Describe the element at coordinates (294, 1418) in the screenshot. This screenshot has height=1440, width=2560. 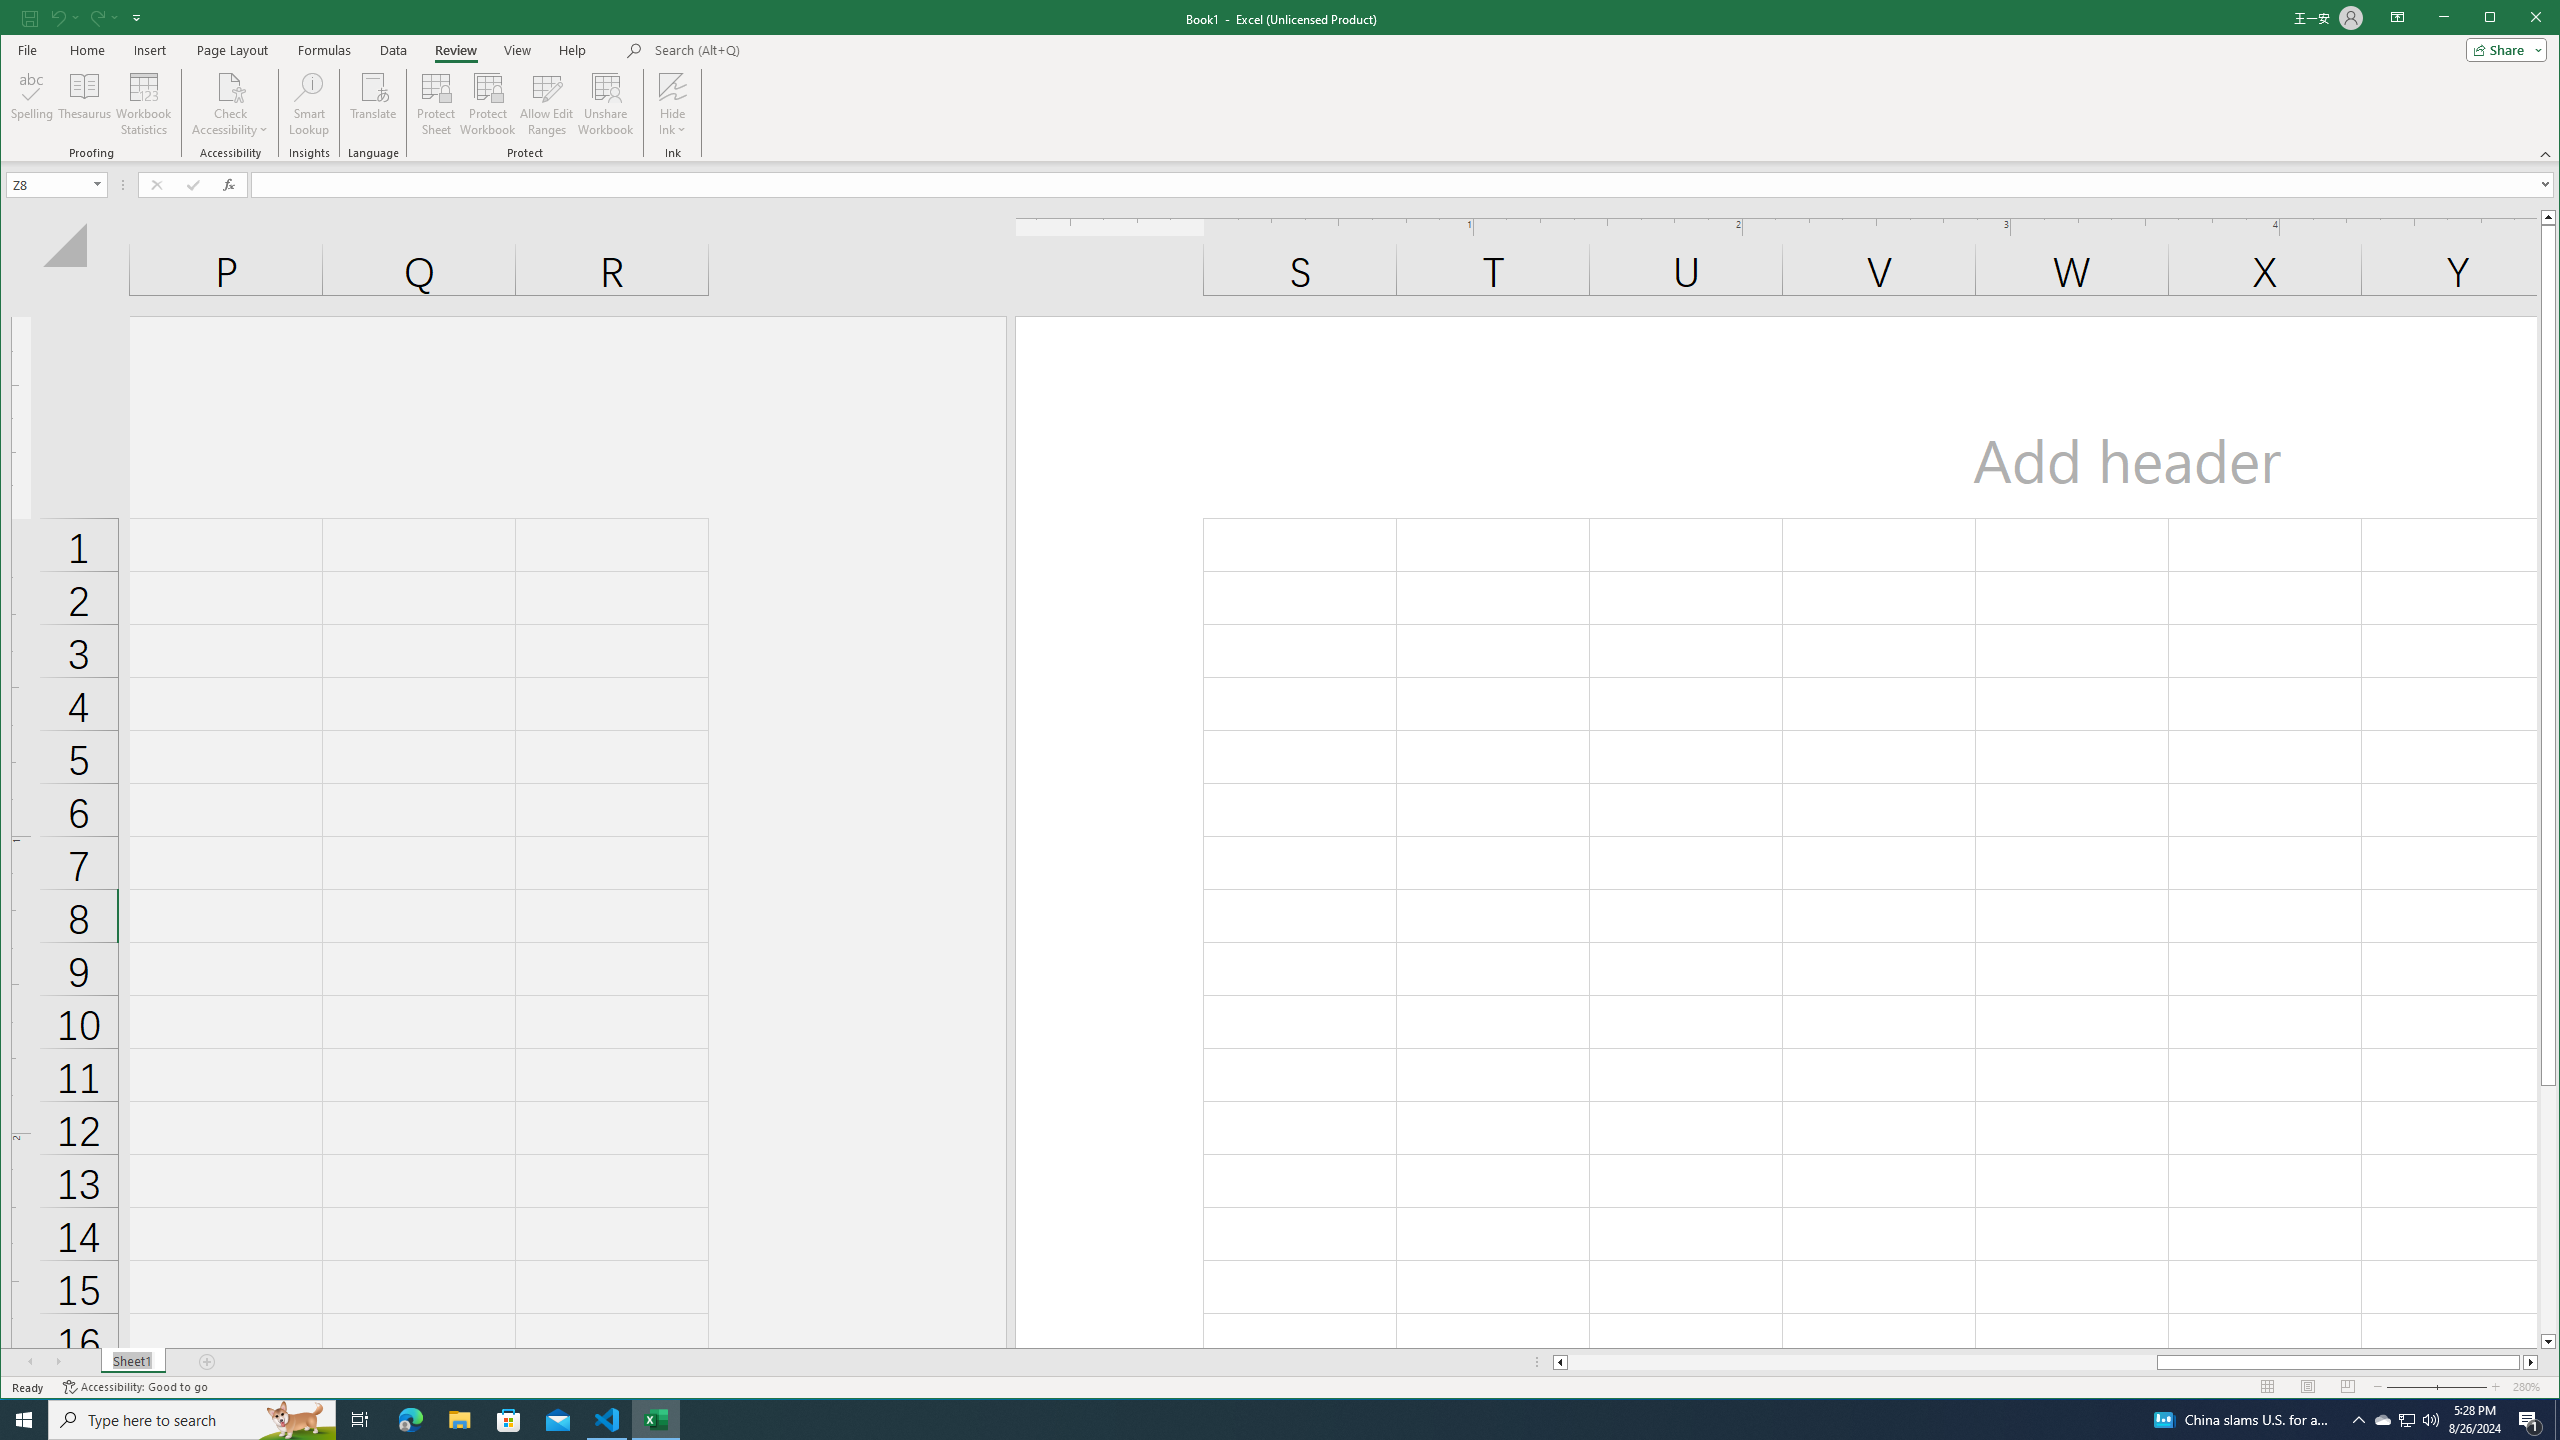
I see `'Search highlights icon opens search home window'` at that location.